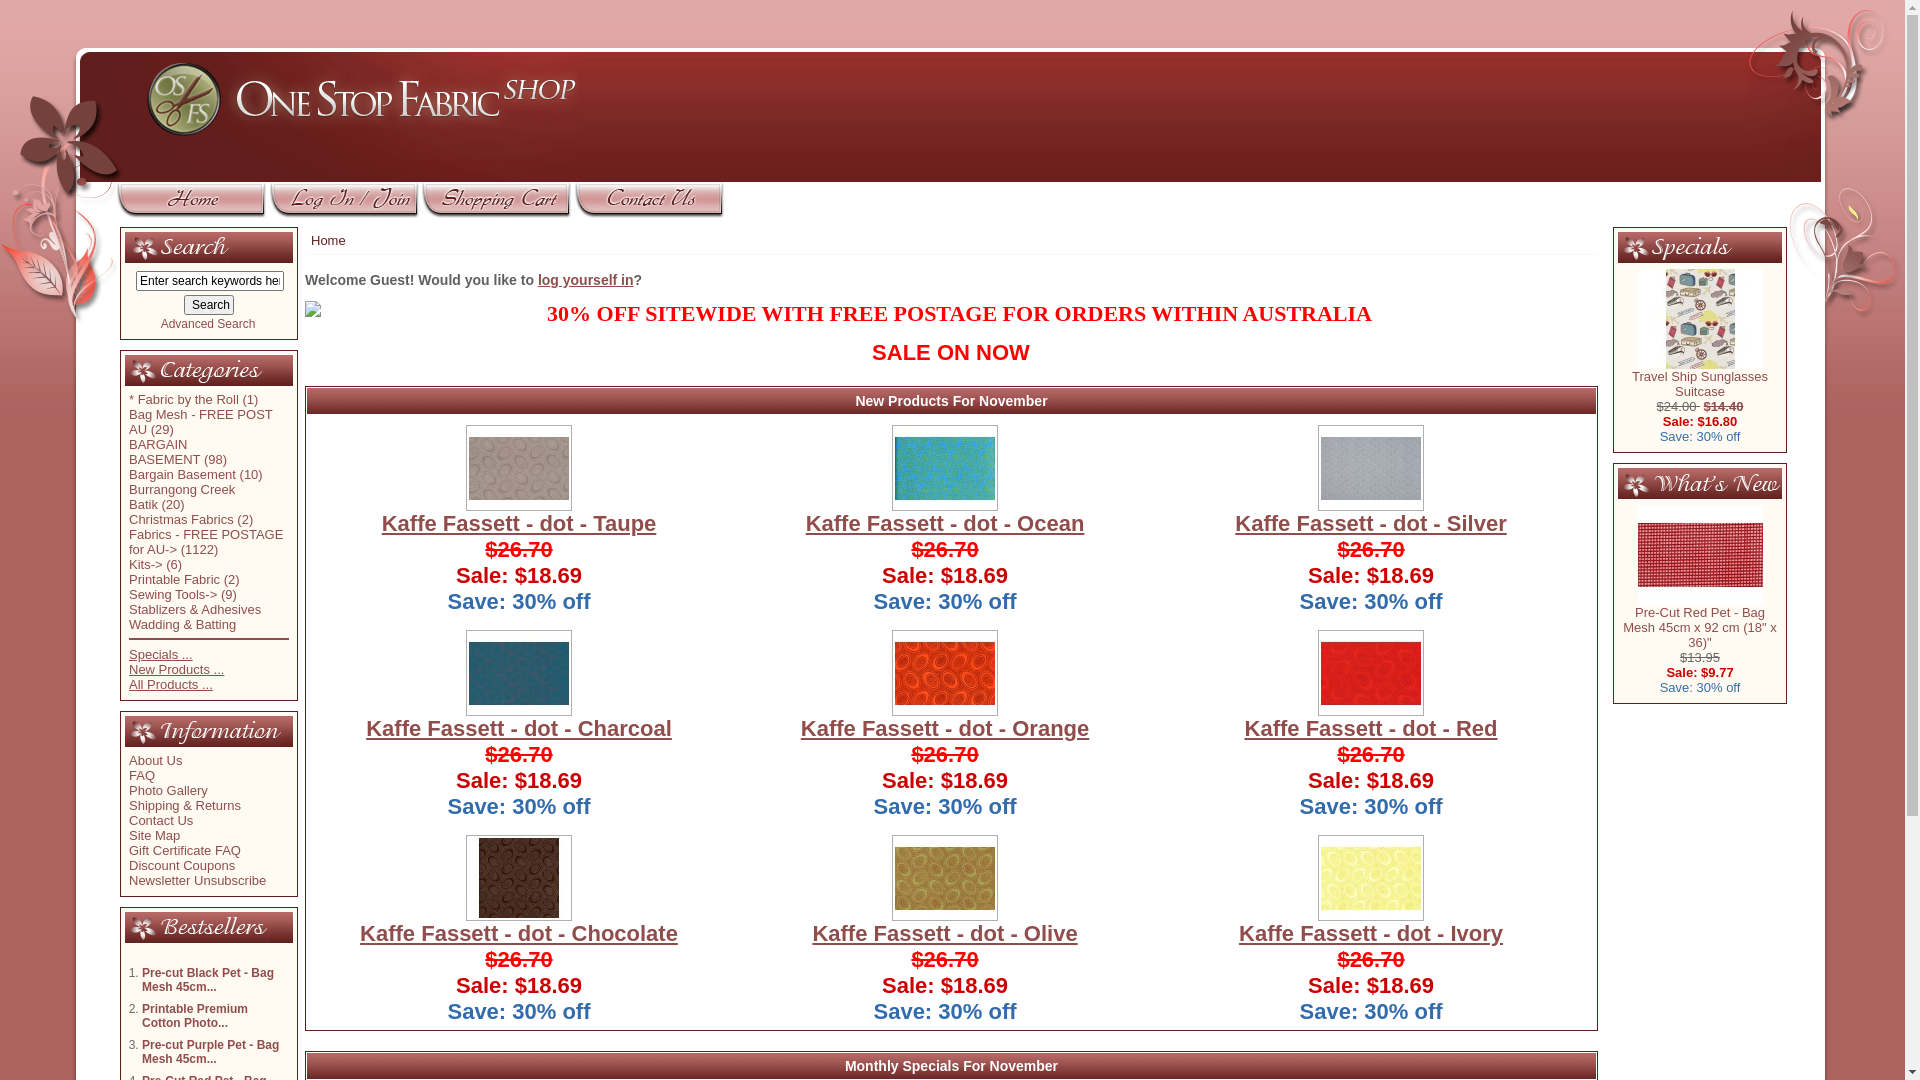 The height and width of the screenshot is (1080, 1920). What do you see at coordinates (519, 522) in the screenshot?
I see `'Kaffe Fassett - dot - Taupe'` at bounding box center [519, 522].